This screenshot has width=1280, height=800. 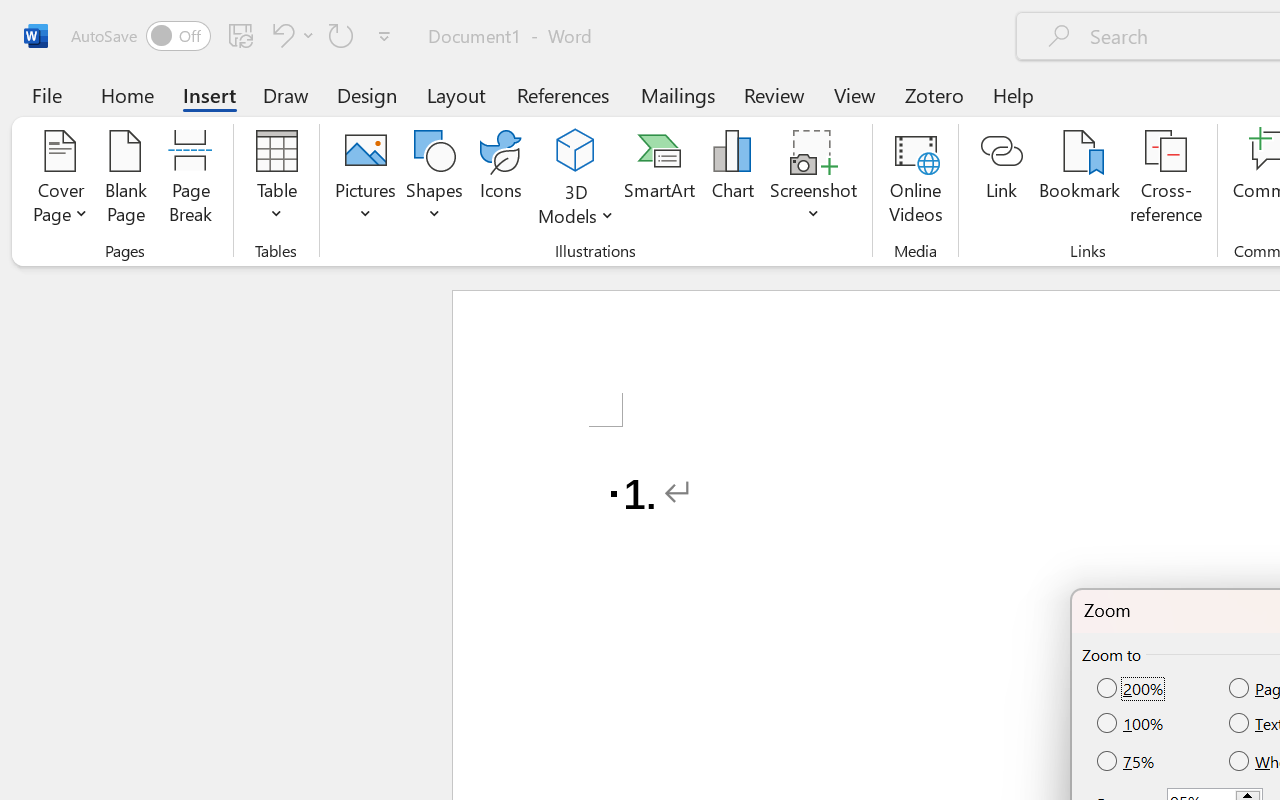 What do you see at coordinates (1132, 722) in the screenshot?
I see `'100%'` at bounding box center [1132, 722].